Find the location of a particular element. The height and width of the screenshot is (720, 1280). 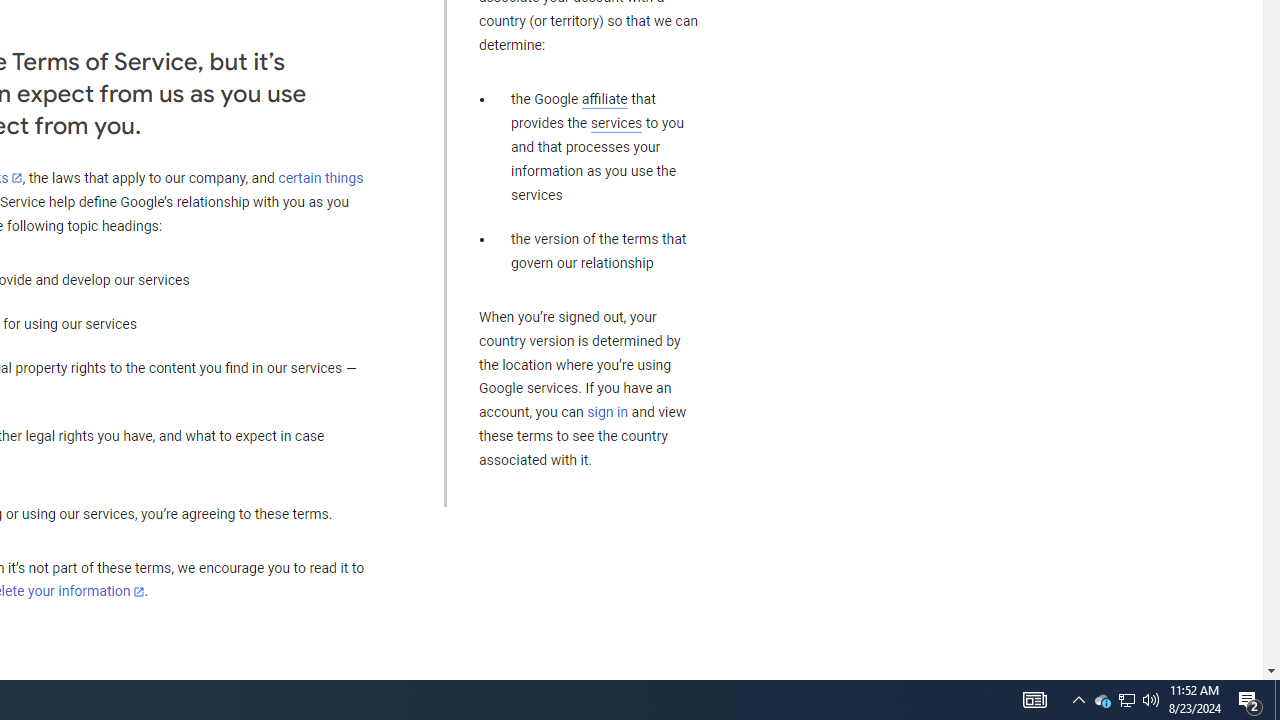

'sign in' is located at coordinates (607, 411).